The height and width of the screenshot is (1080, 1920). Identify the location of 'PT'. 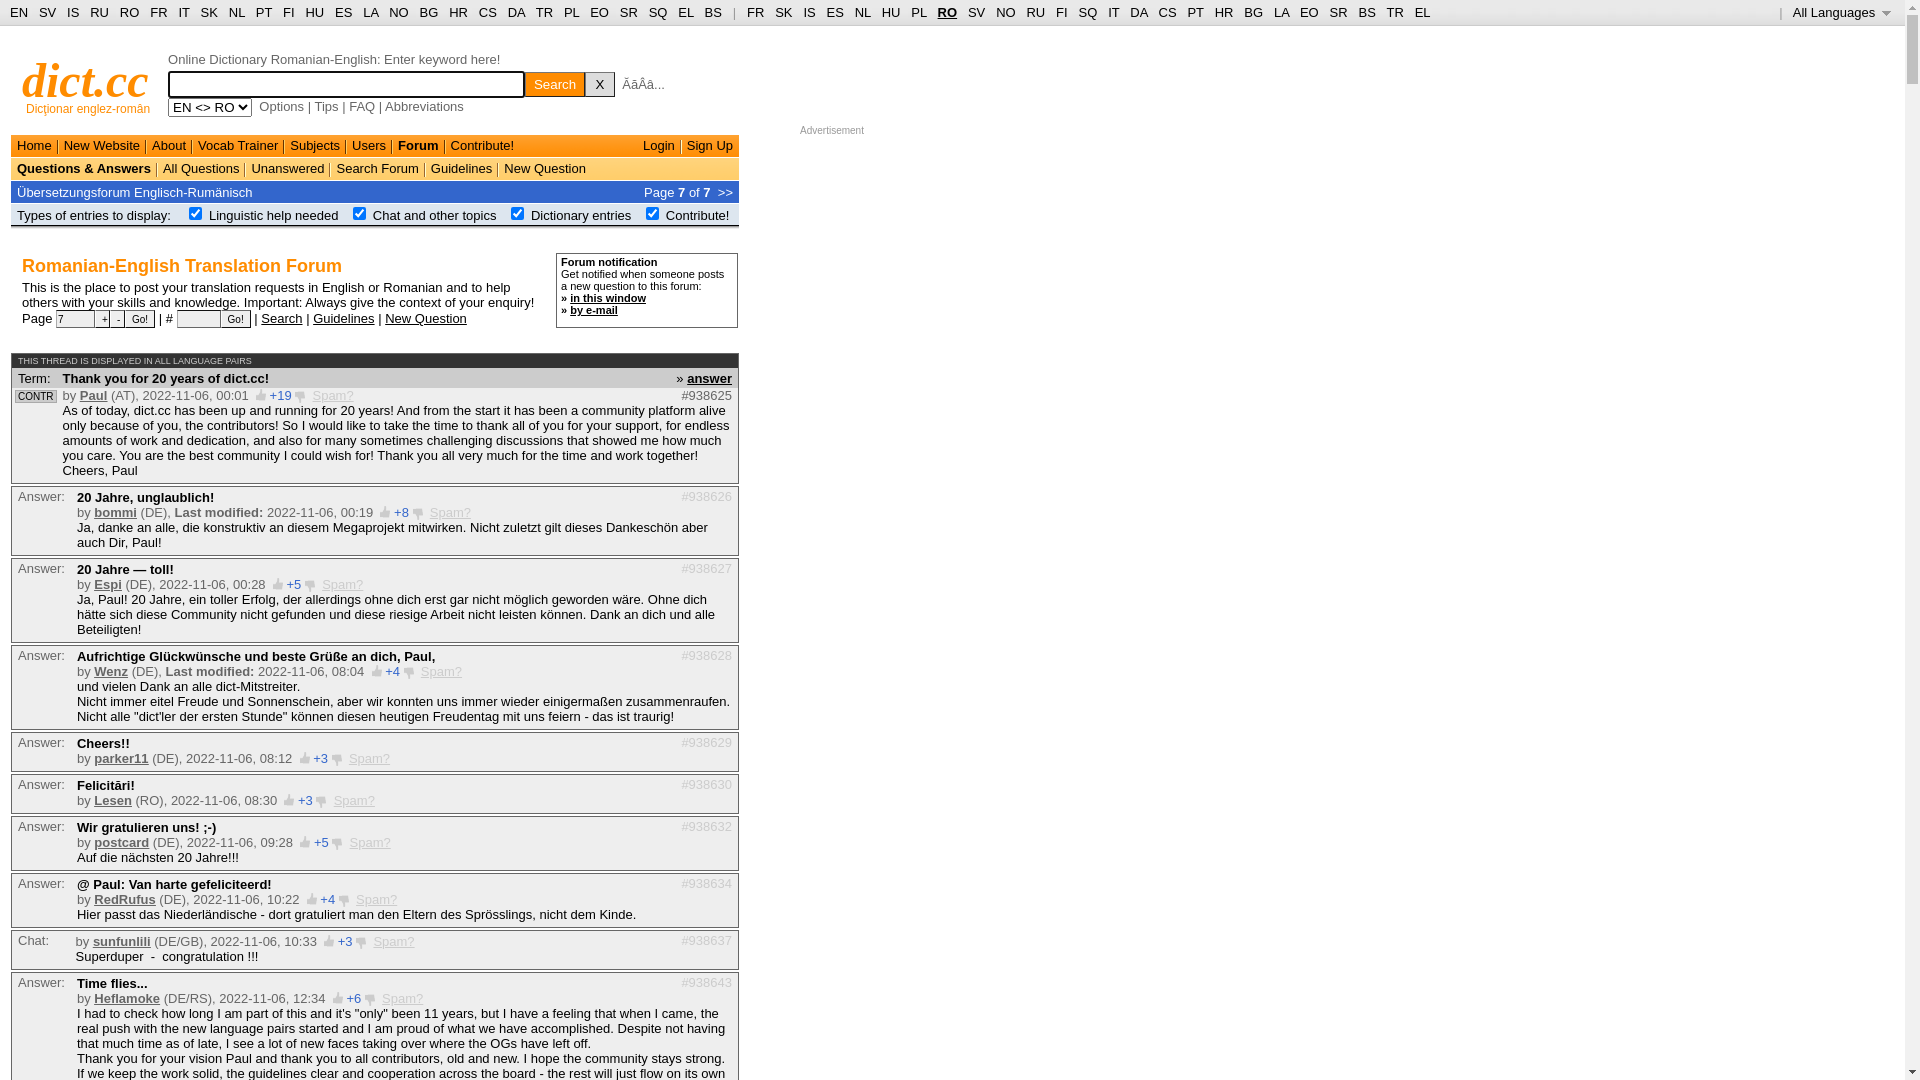
(263, 12).